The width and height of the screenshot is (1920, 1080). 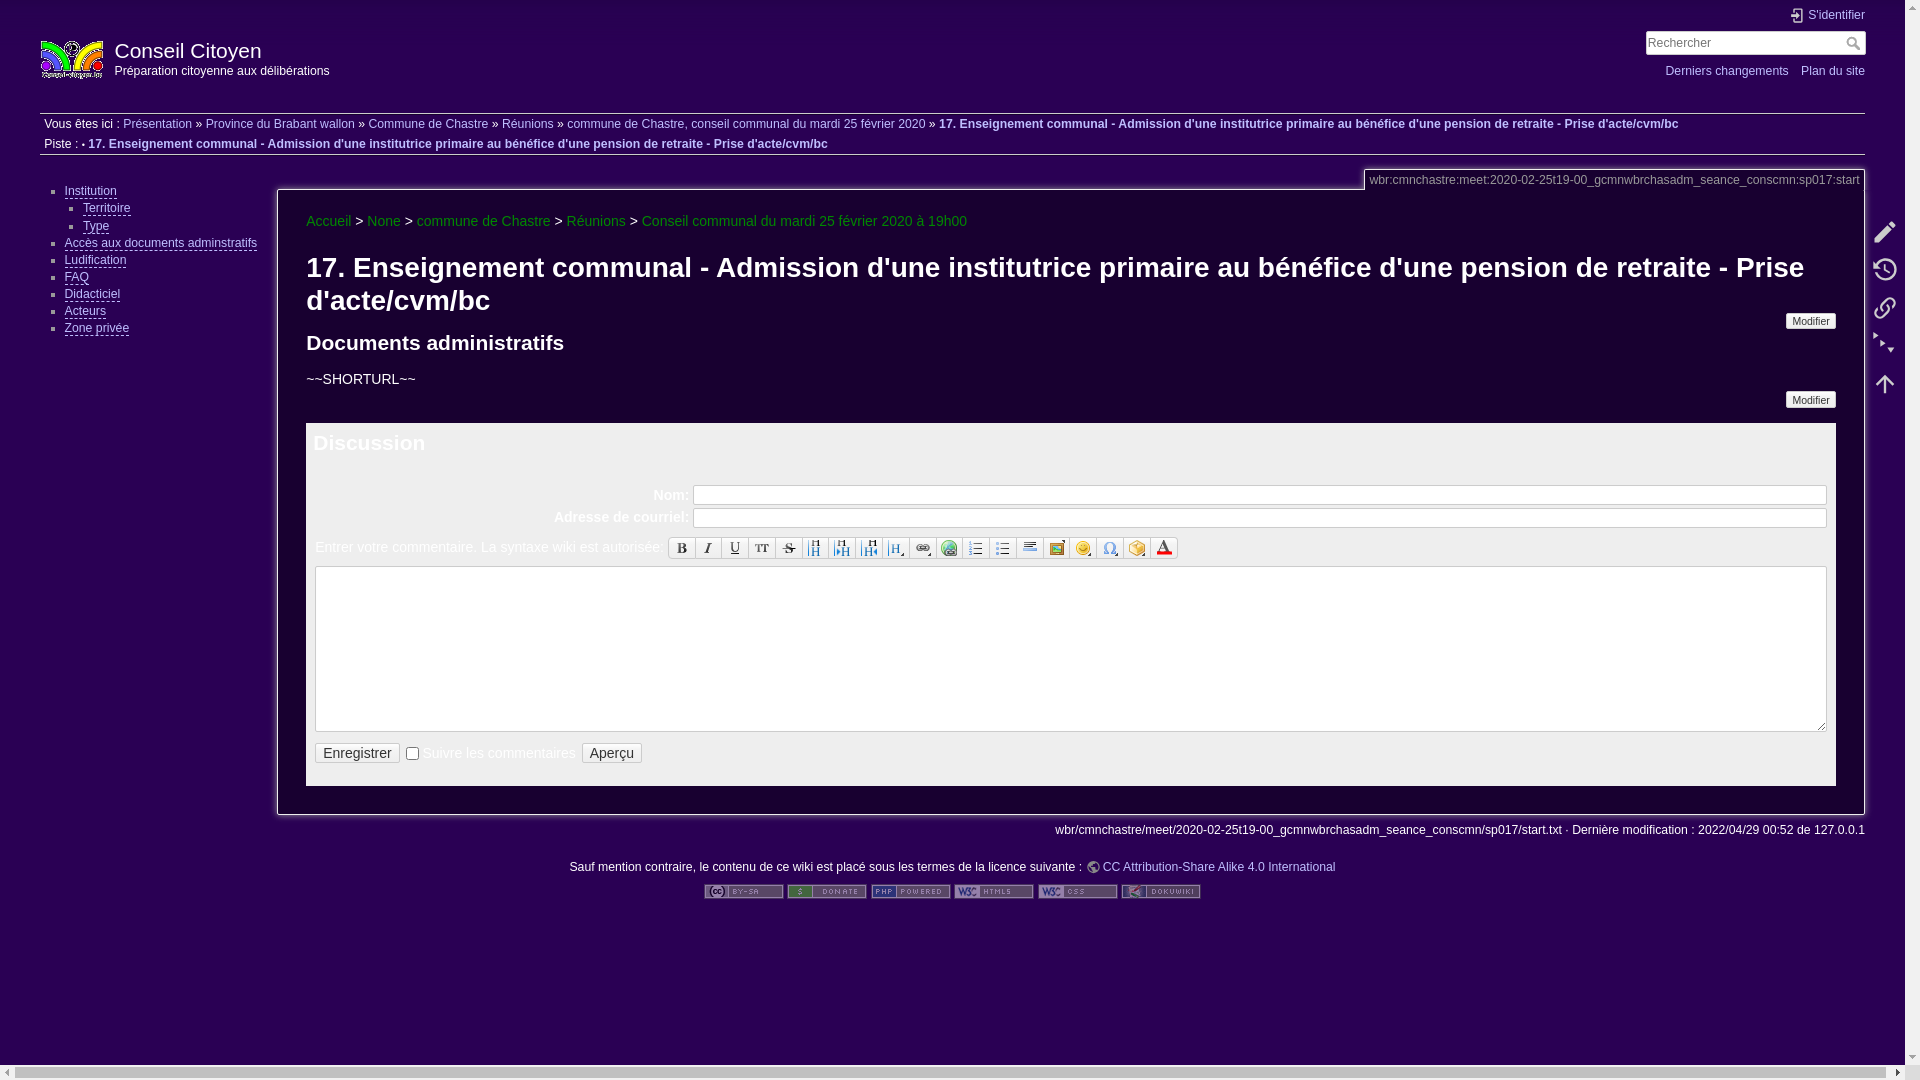 What do you see at coordinates (89, 191) in the screenshot?
I see `'Institution'` at bounding box center [89, 191].